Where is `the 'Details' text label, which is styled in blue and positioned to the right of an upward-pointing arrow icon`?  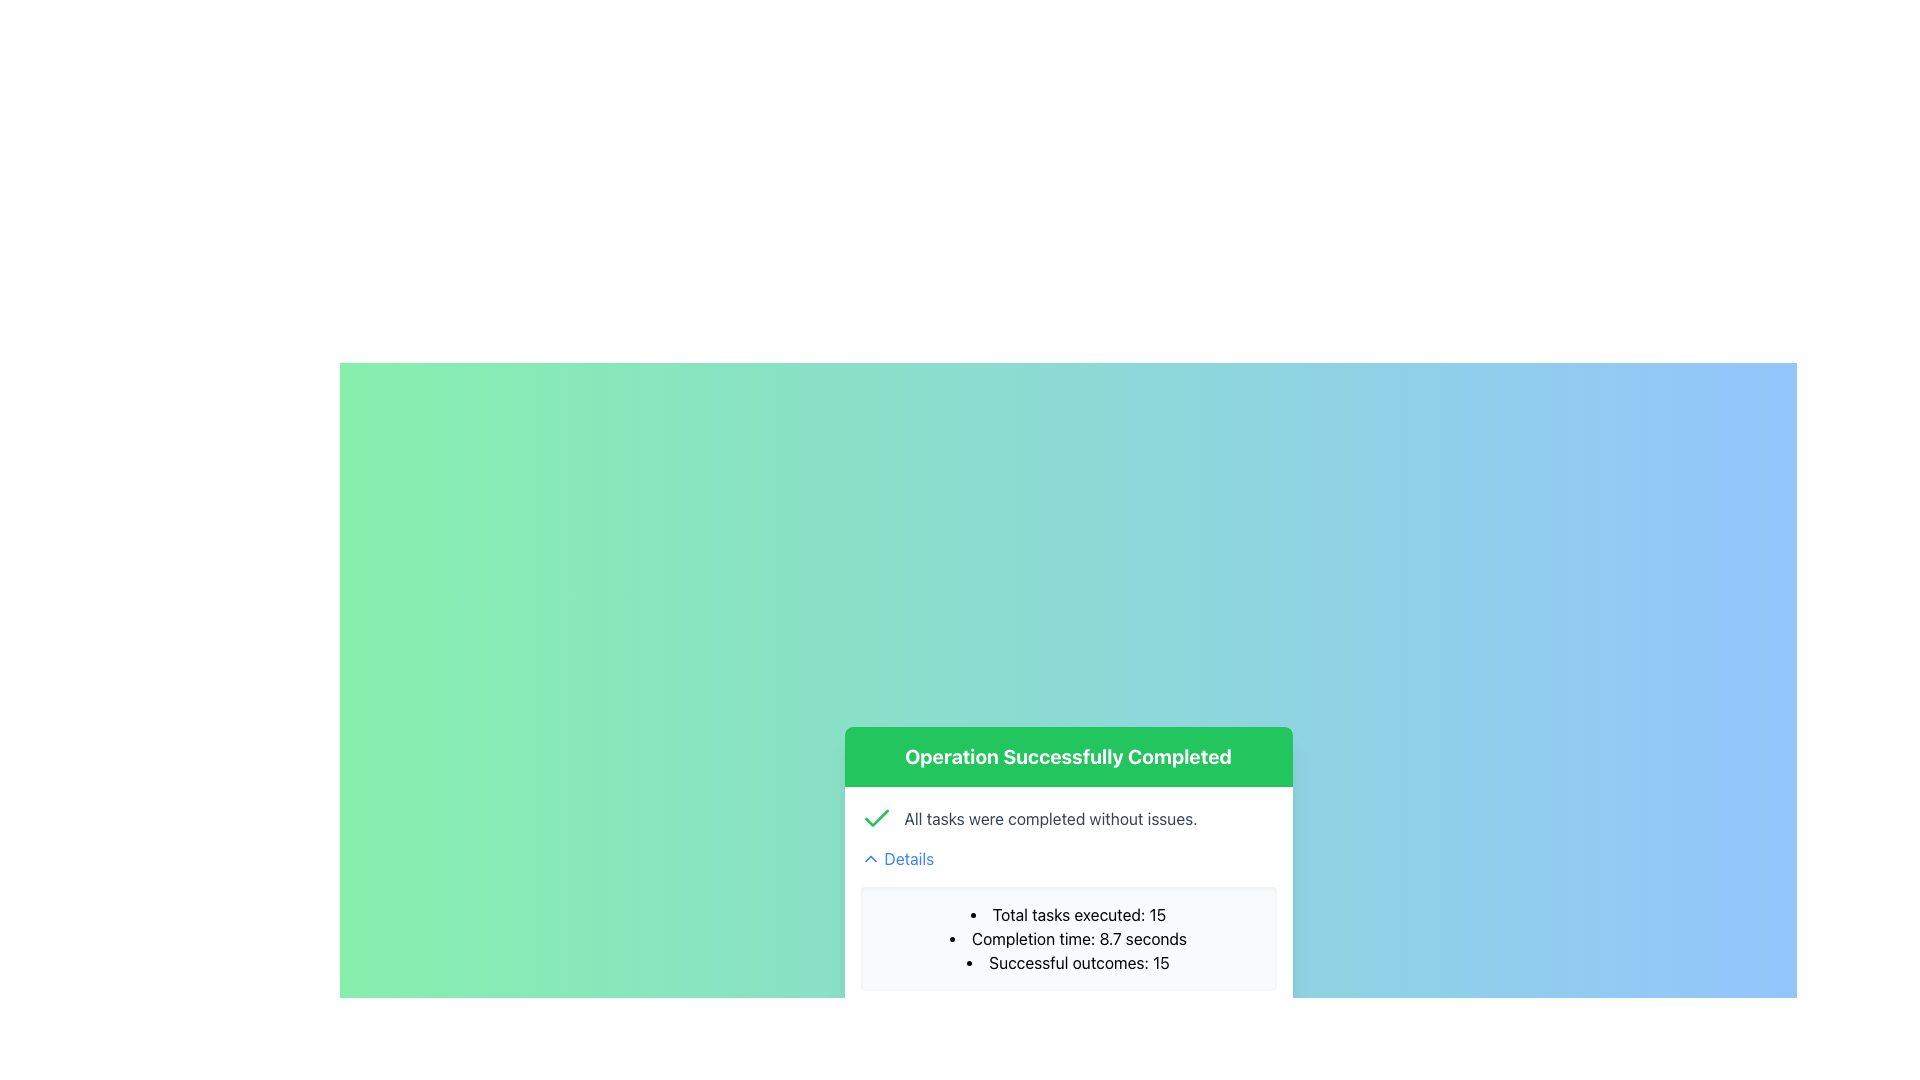 the 'Details' text label, which is styled in blue and positioned to the right of an upward-pointing arrow icon is located at coordinates (908, 858).